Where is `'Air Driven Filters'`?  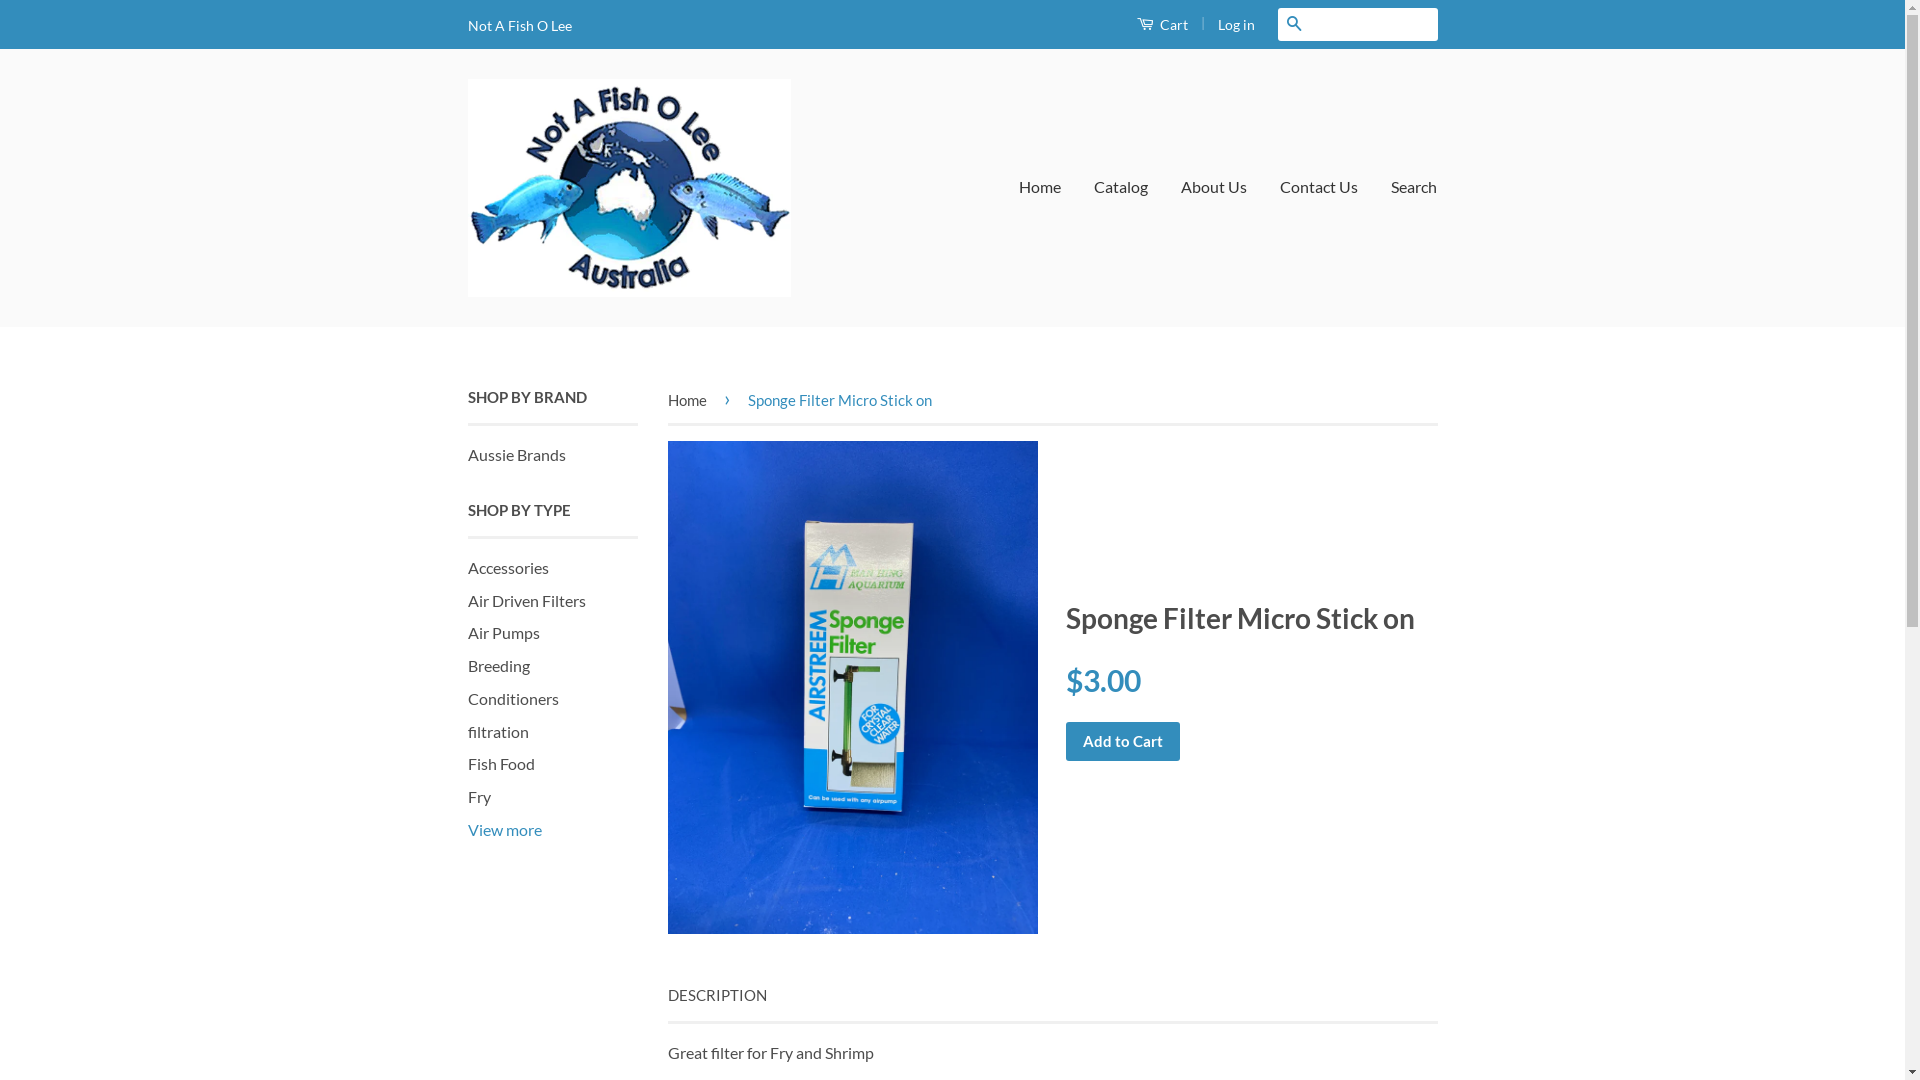 'Air Driven Filters' is located at coordinates (527, 598).